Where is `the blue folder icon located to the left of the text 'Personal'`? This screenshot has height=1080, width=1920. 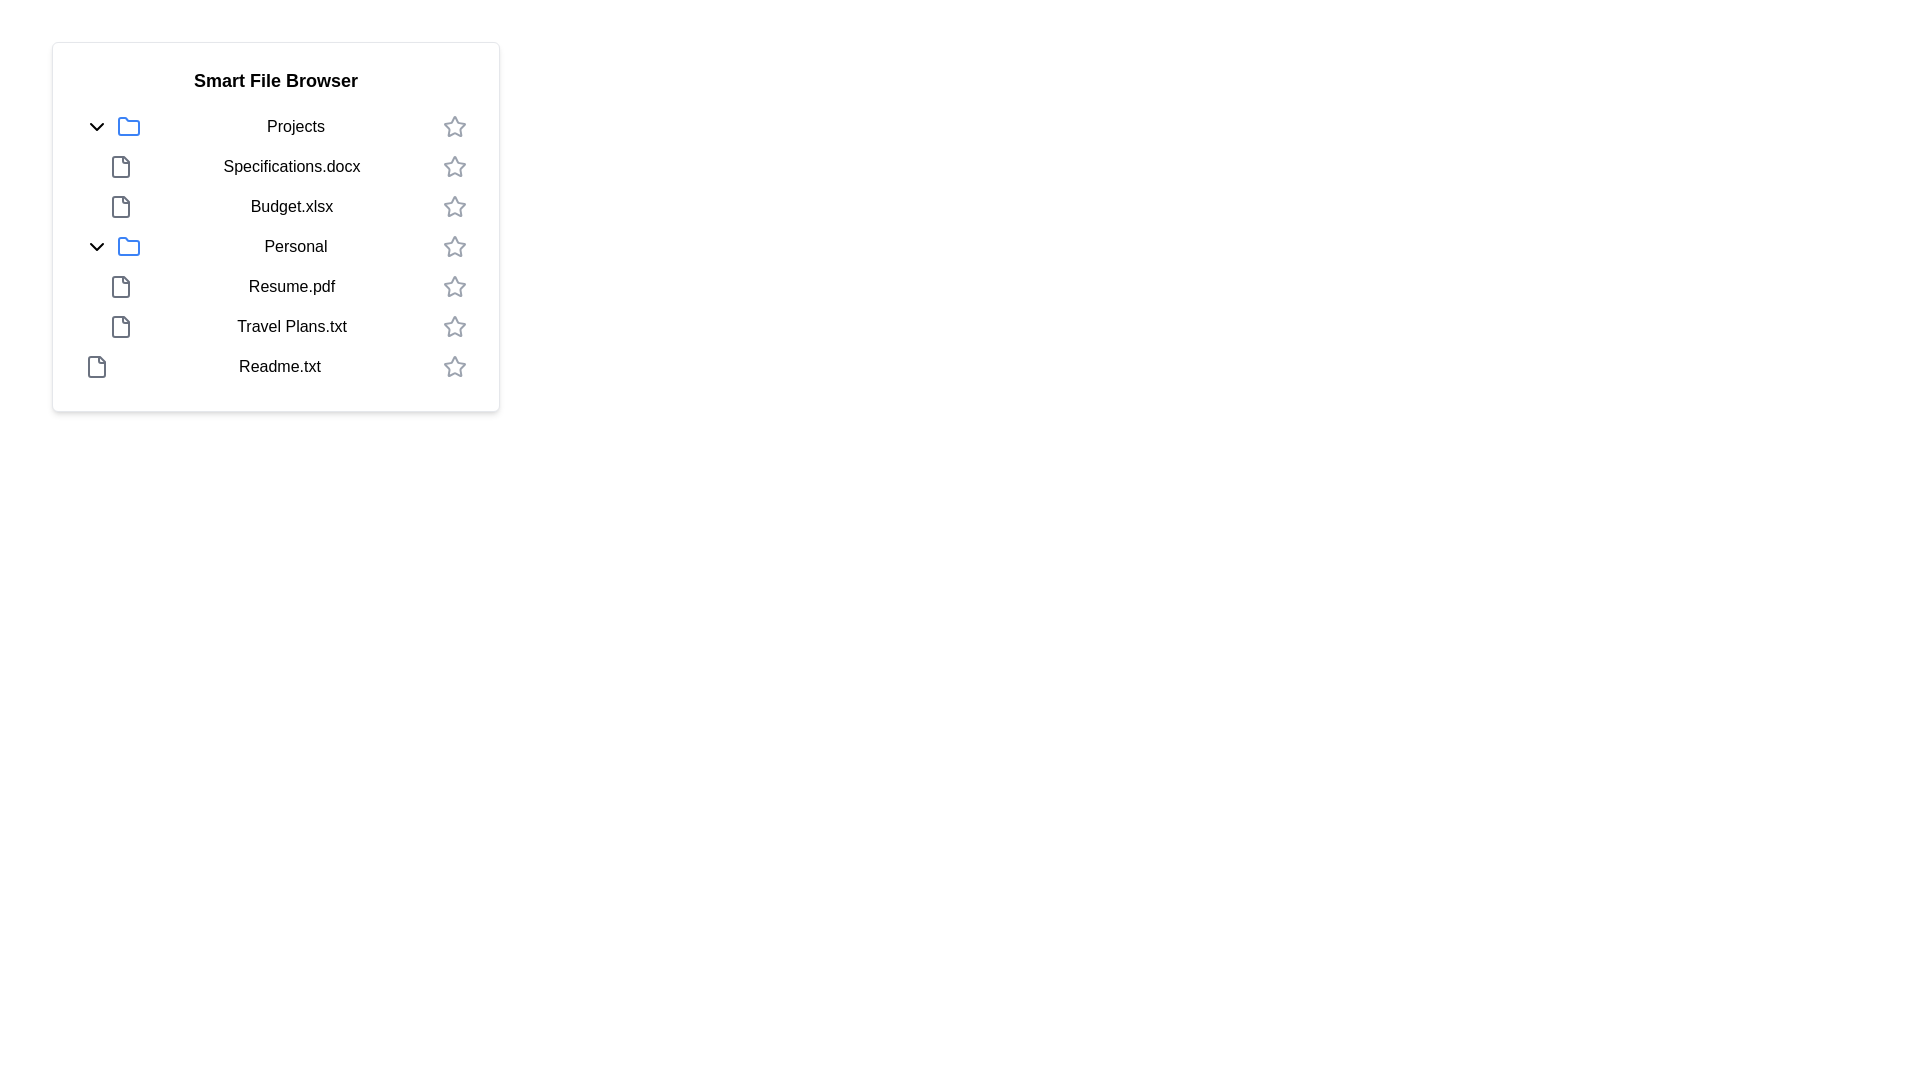
the blue folder icon located to the left of the text 'Personal' is located at coordinates (128, 245).